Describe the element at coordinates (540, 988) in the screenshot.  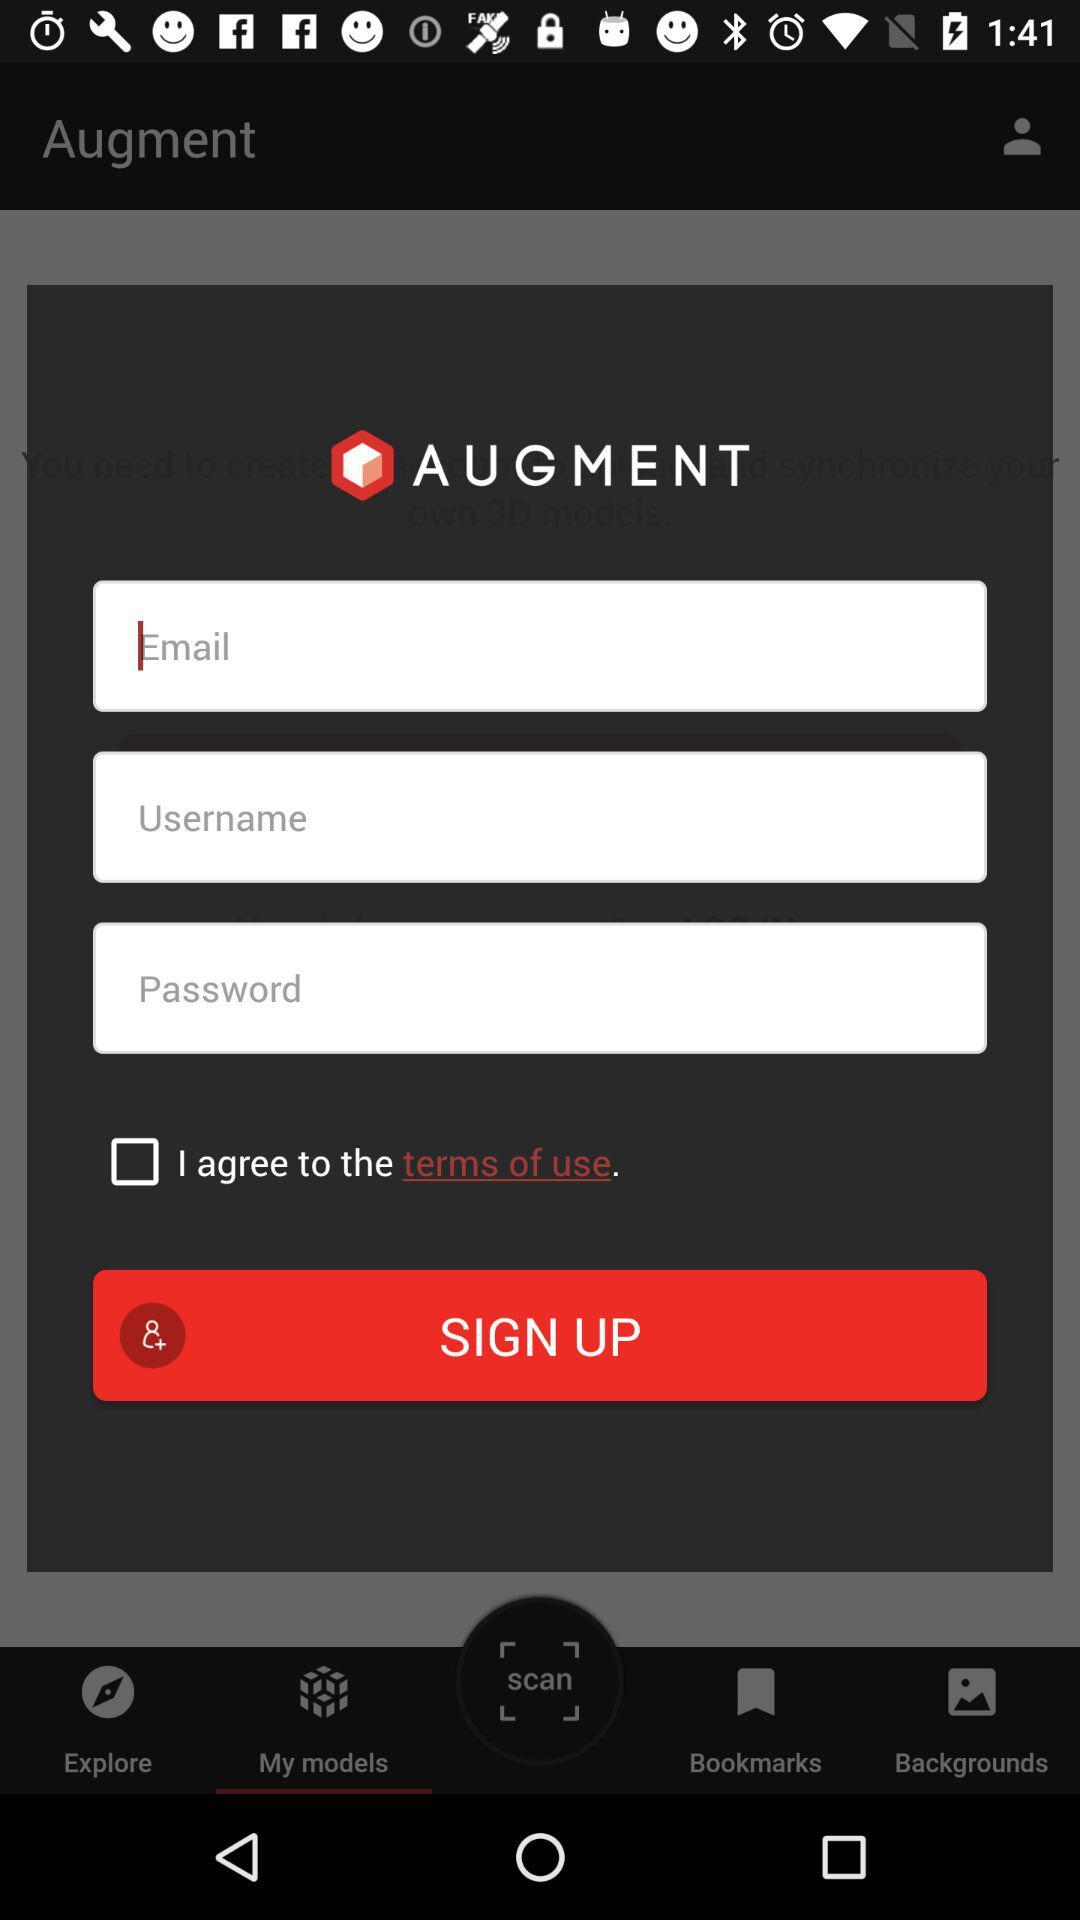
I see `password` at that location.